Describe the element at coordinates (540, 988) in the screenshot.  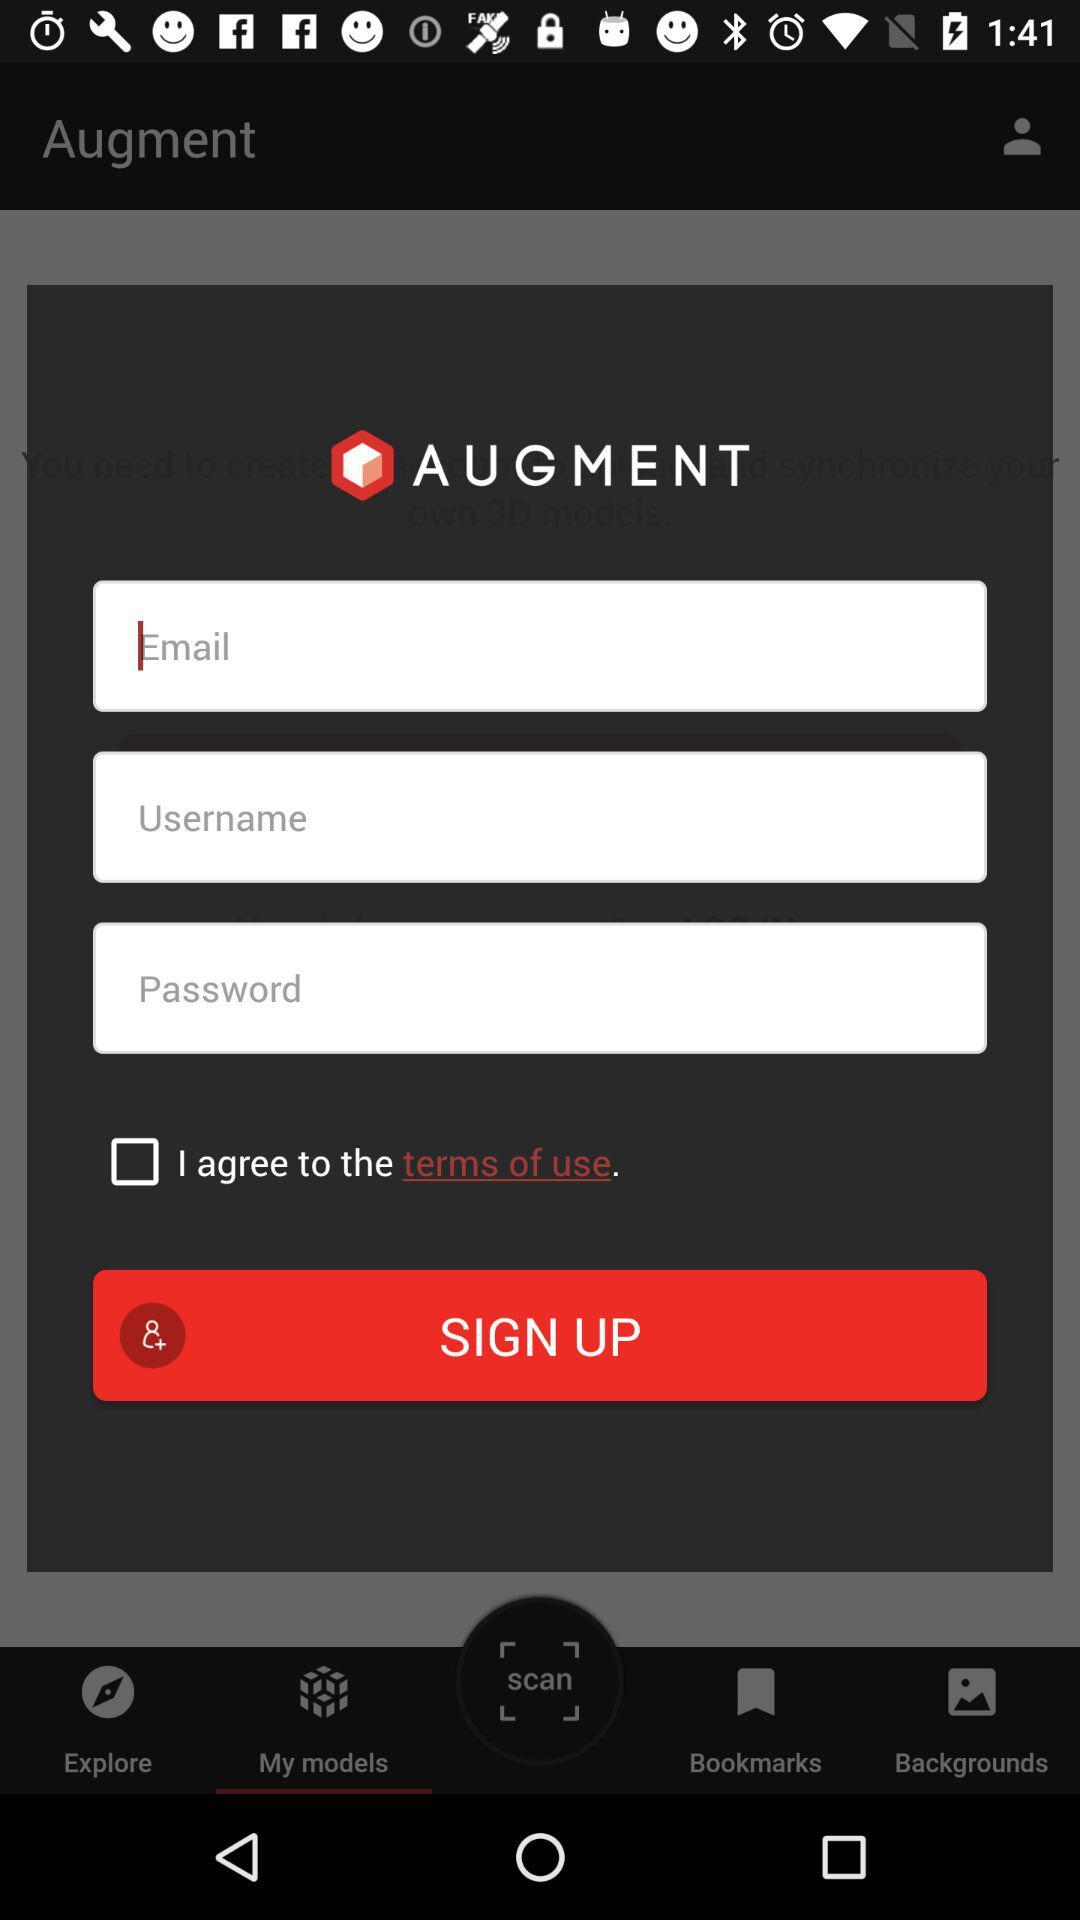
I see `password` at that location.